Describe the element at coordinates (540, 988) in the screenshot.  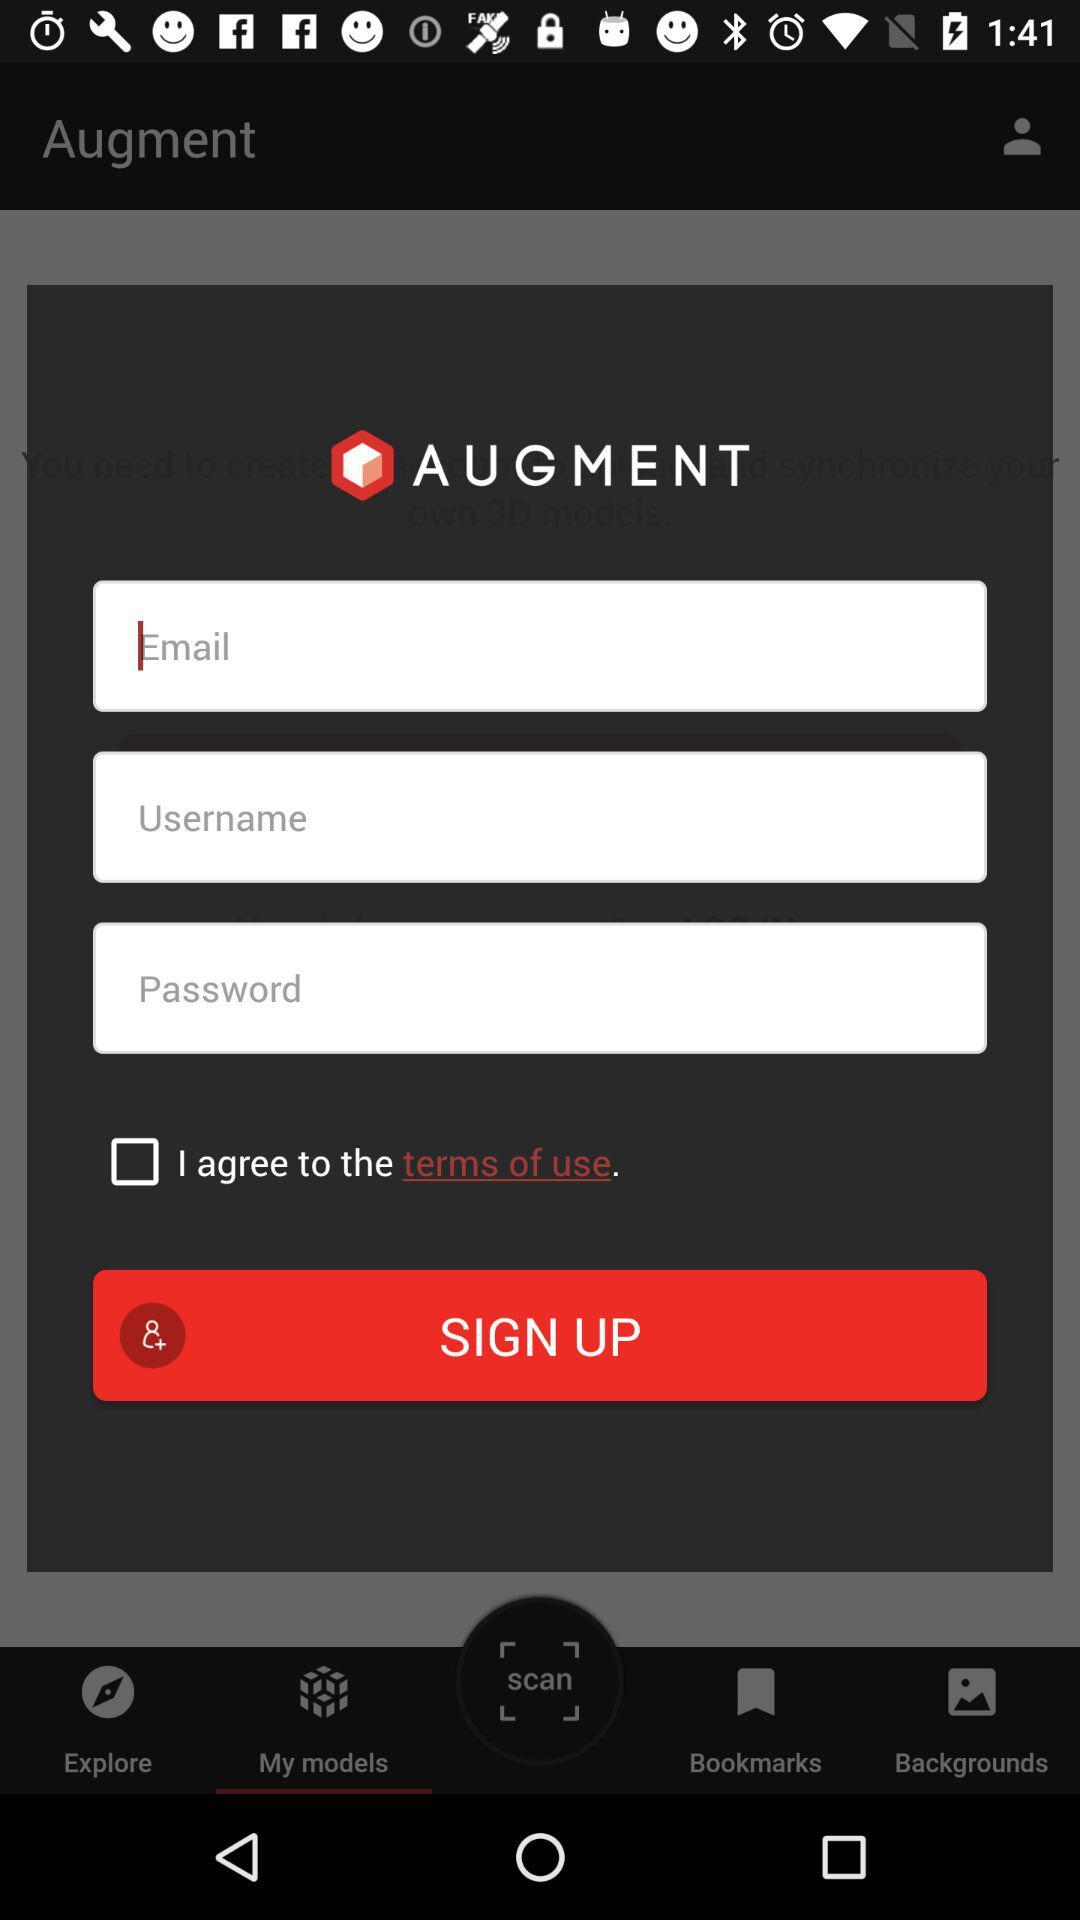
I see `password` at that location.